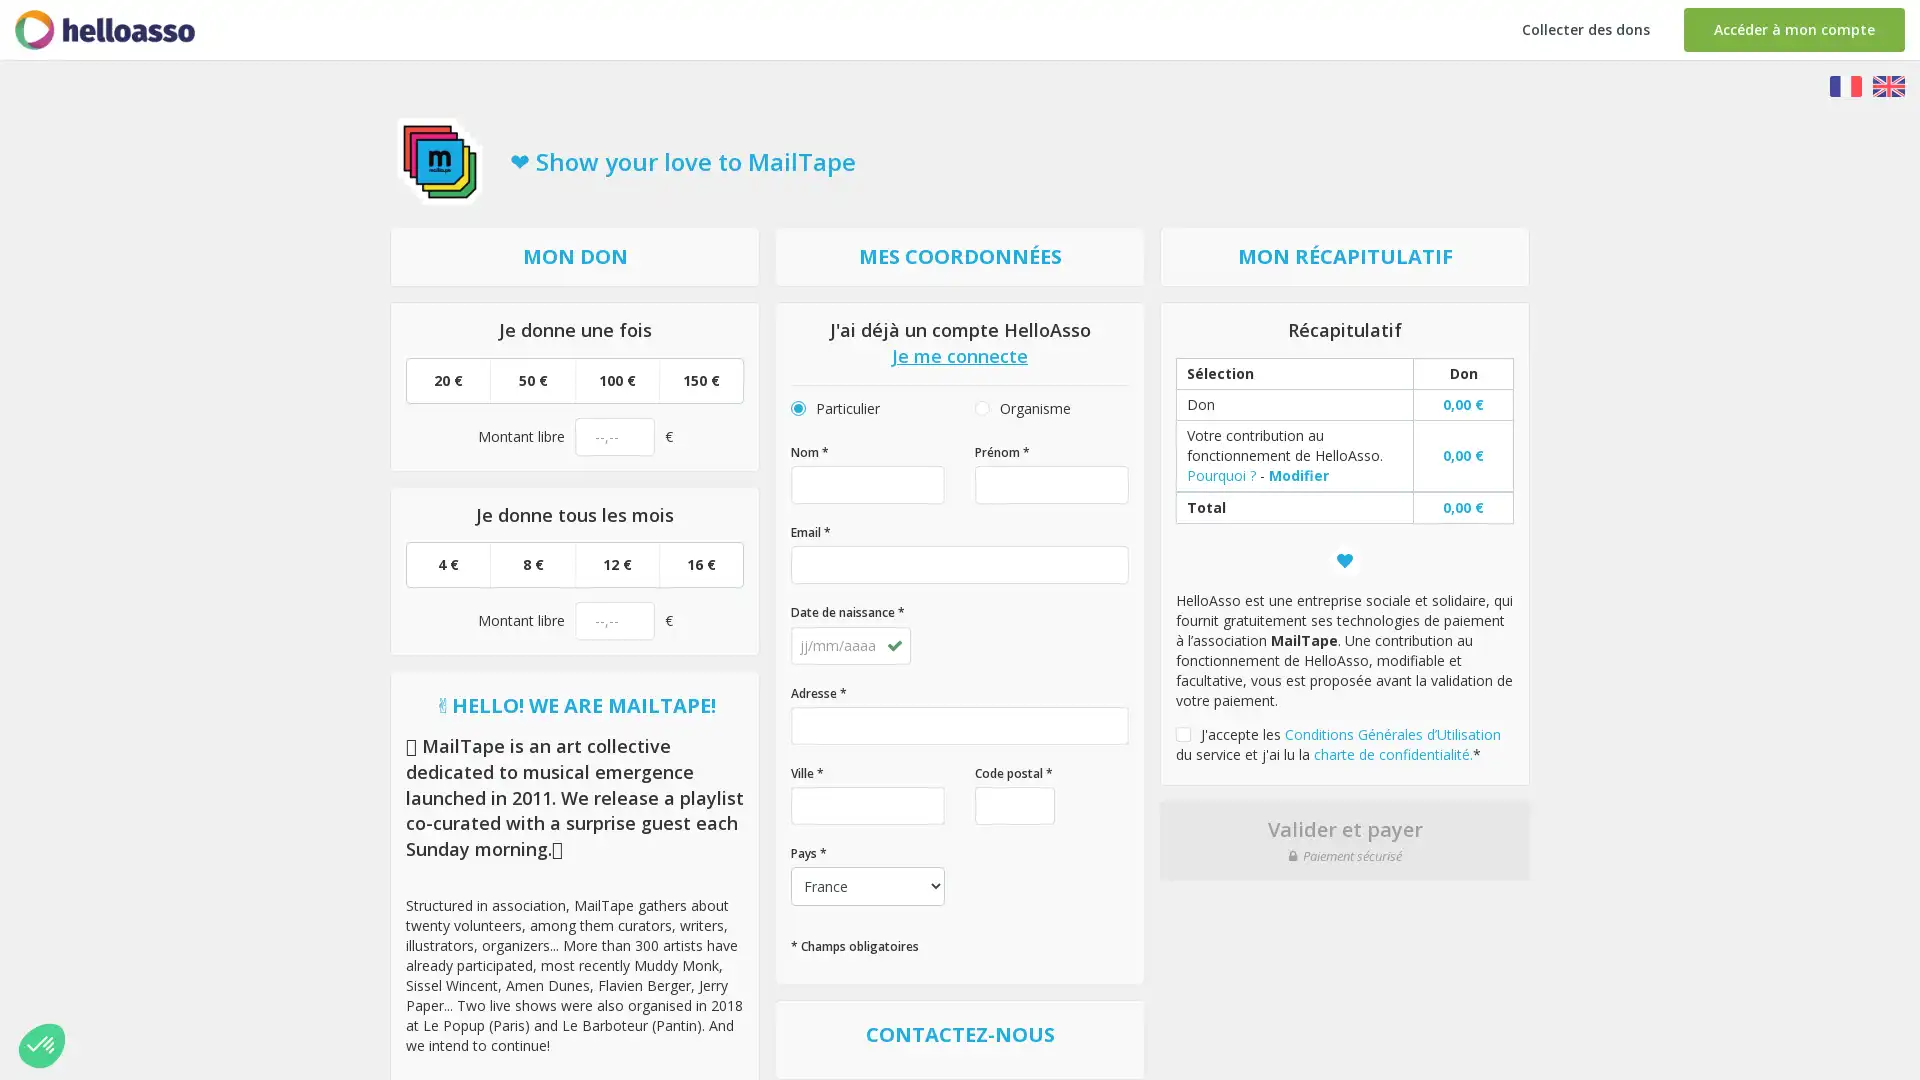 This screenshot has height=1080, width=1920. Describe the element at coordinates (42, 1044) in the screenshot. I see `Non merci` at that location.